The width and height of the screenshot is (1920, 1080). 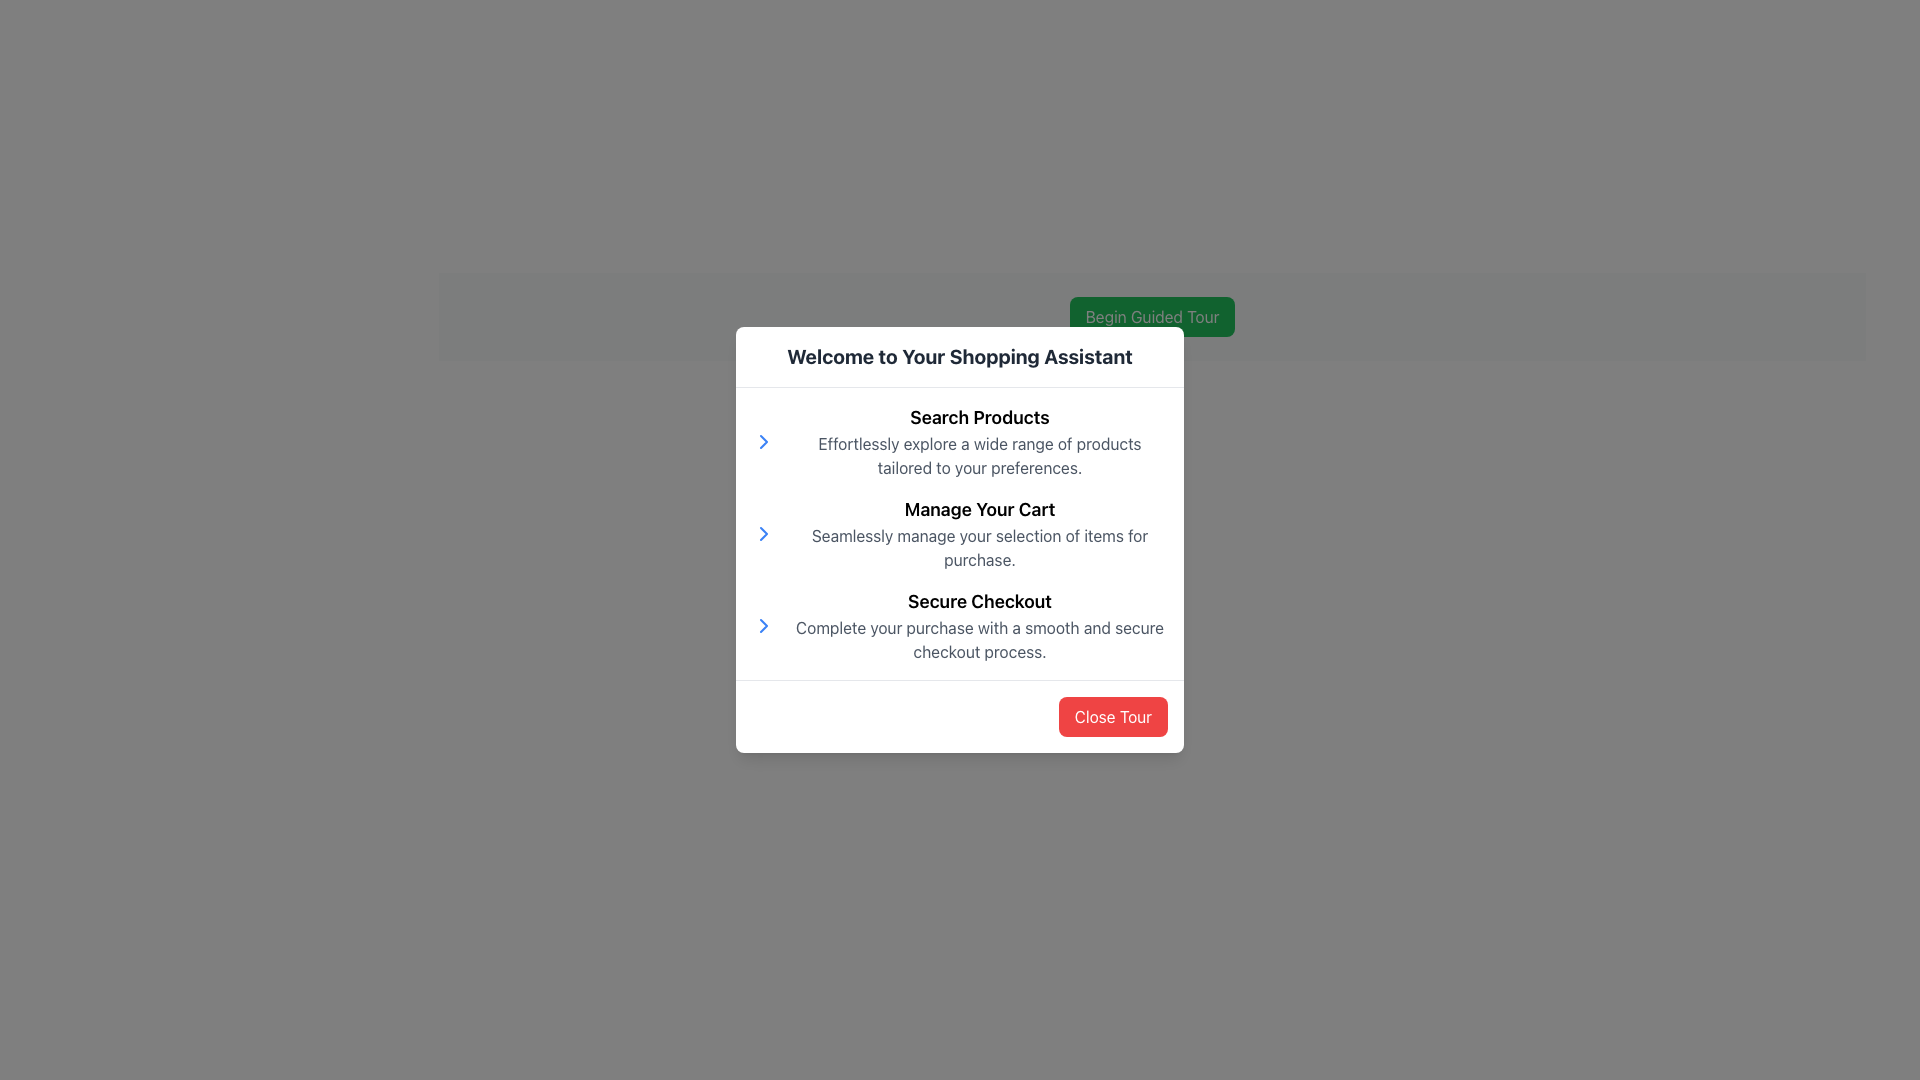 What do you see at coordinates (762, 532) in the screenshot?
I see `the second chevron icon, which is positioned to the right of the 'Manage Your Cart' label, serving as a navigational button for cart management` at bounding box center [762, 532].